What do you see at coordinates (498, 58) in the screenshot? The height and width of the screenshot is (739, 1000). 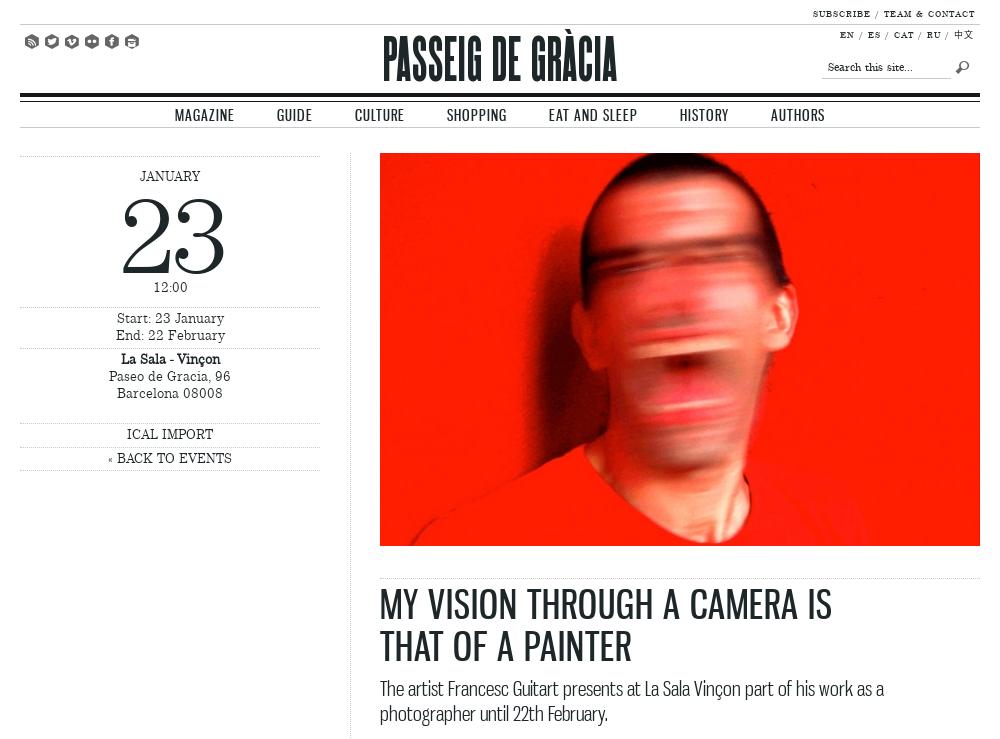 I see `'Passeig de Gràcia'` at bounding box center [498, 58].